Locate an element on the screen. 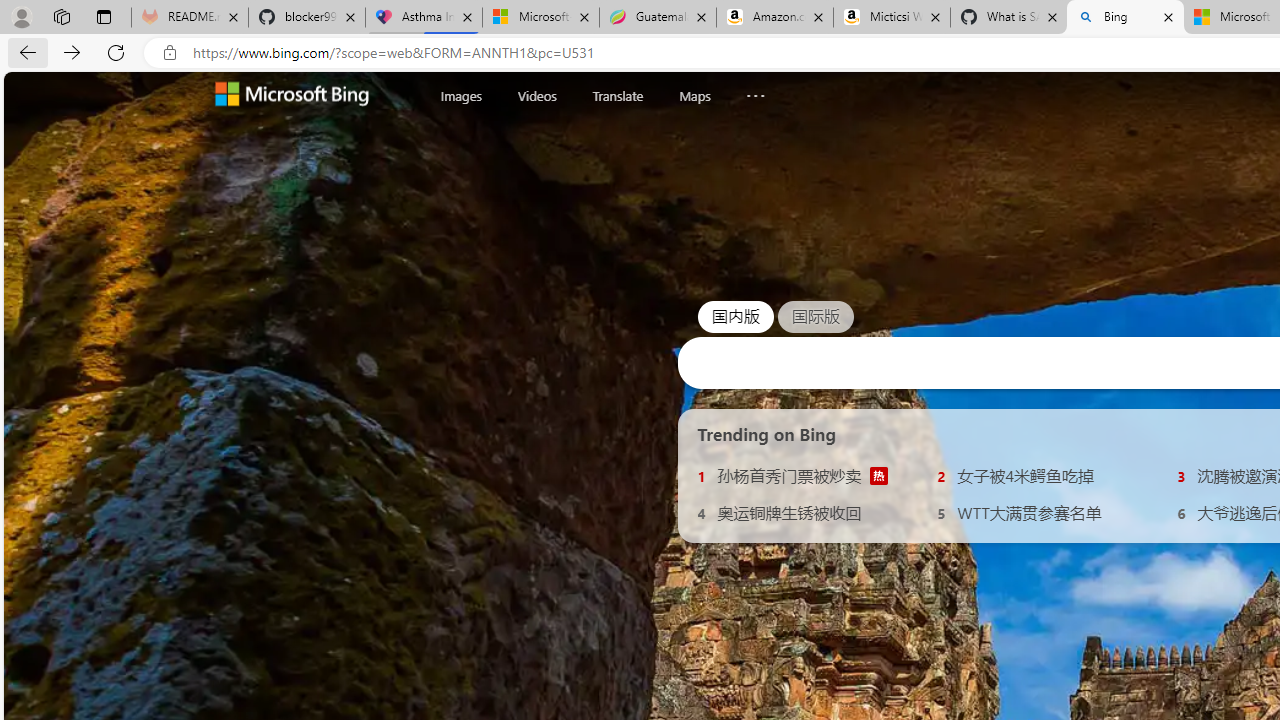 This screenshot has width=1280, height=720. 'Bing' is located at coordinates (1125, 17).